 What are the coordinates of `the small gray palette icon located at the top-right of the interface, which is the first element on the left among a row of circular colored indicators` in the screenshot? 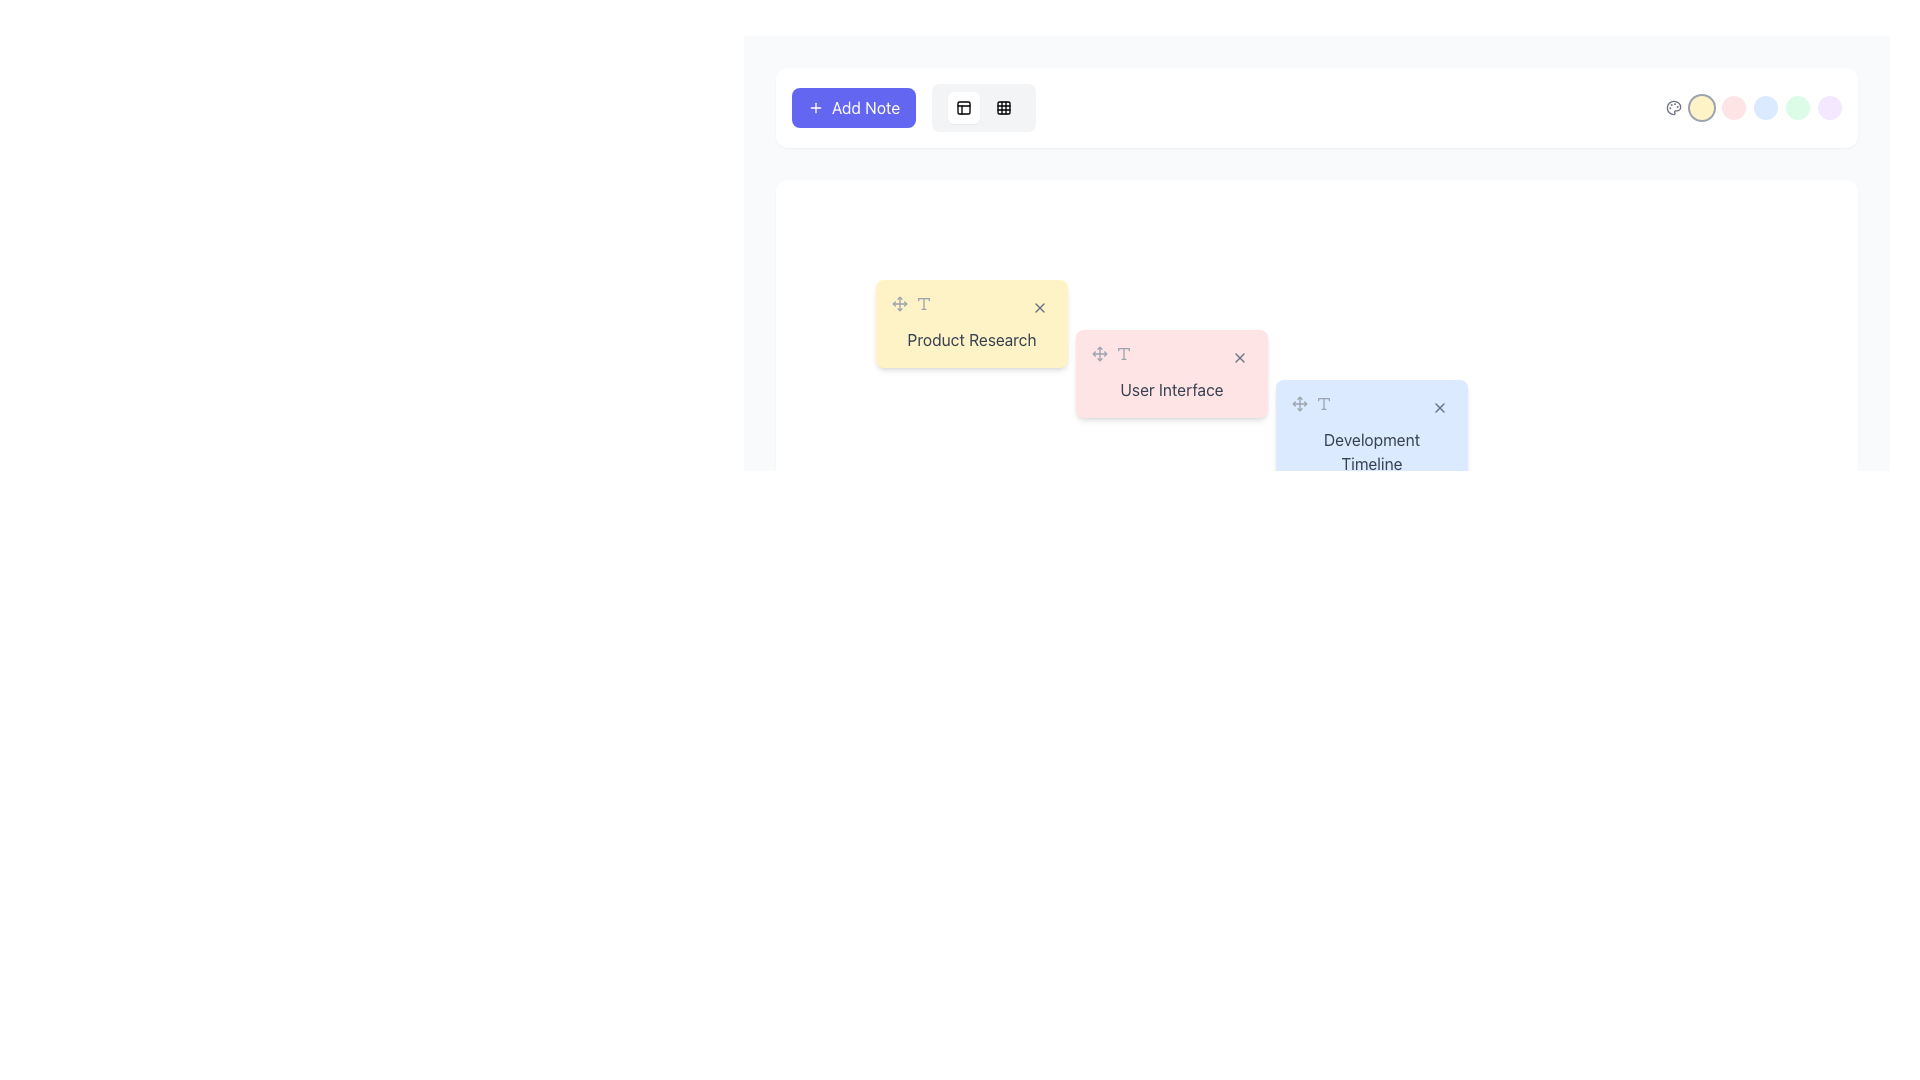 It's located at (1674, 108).